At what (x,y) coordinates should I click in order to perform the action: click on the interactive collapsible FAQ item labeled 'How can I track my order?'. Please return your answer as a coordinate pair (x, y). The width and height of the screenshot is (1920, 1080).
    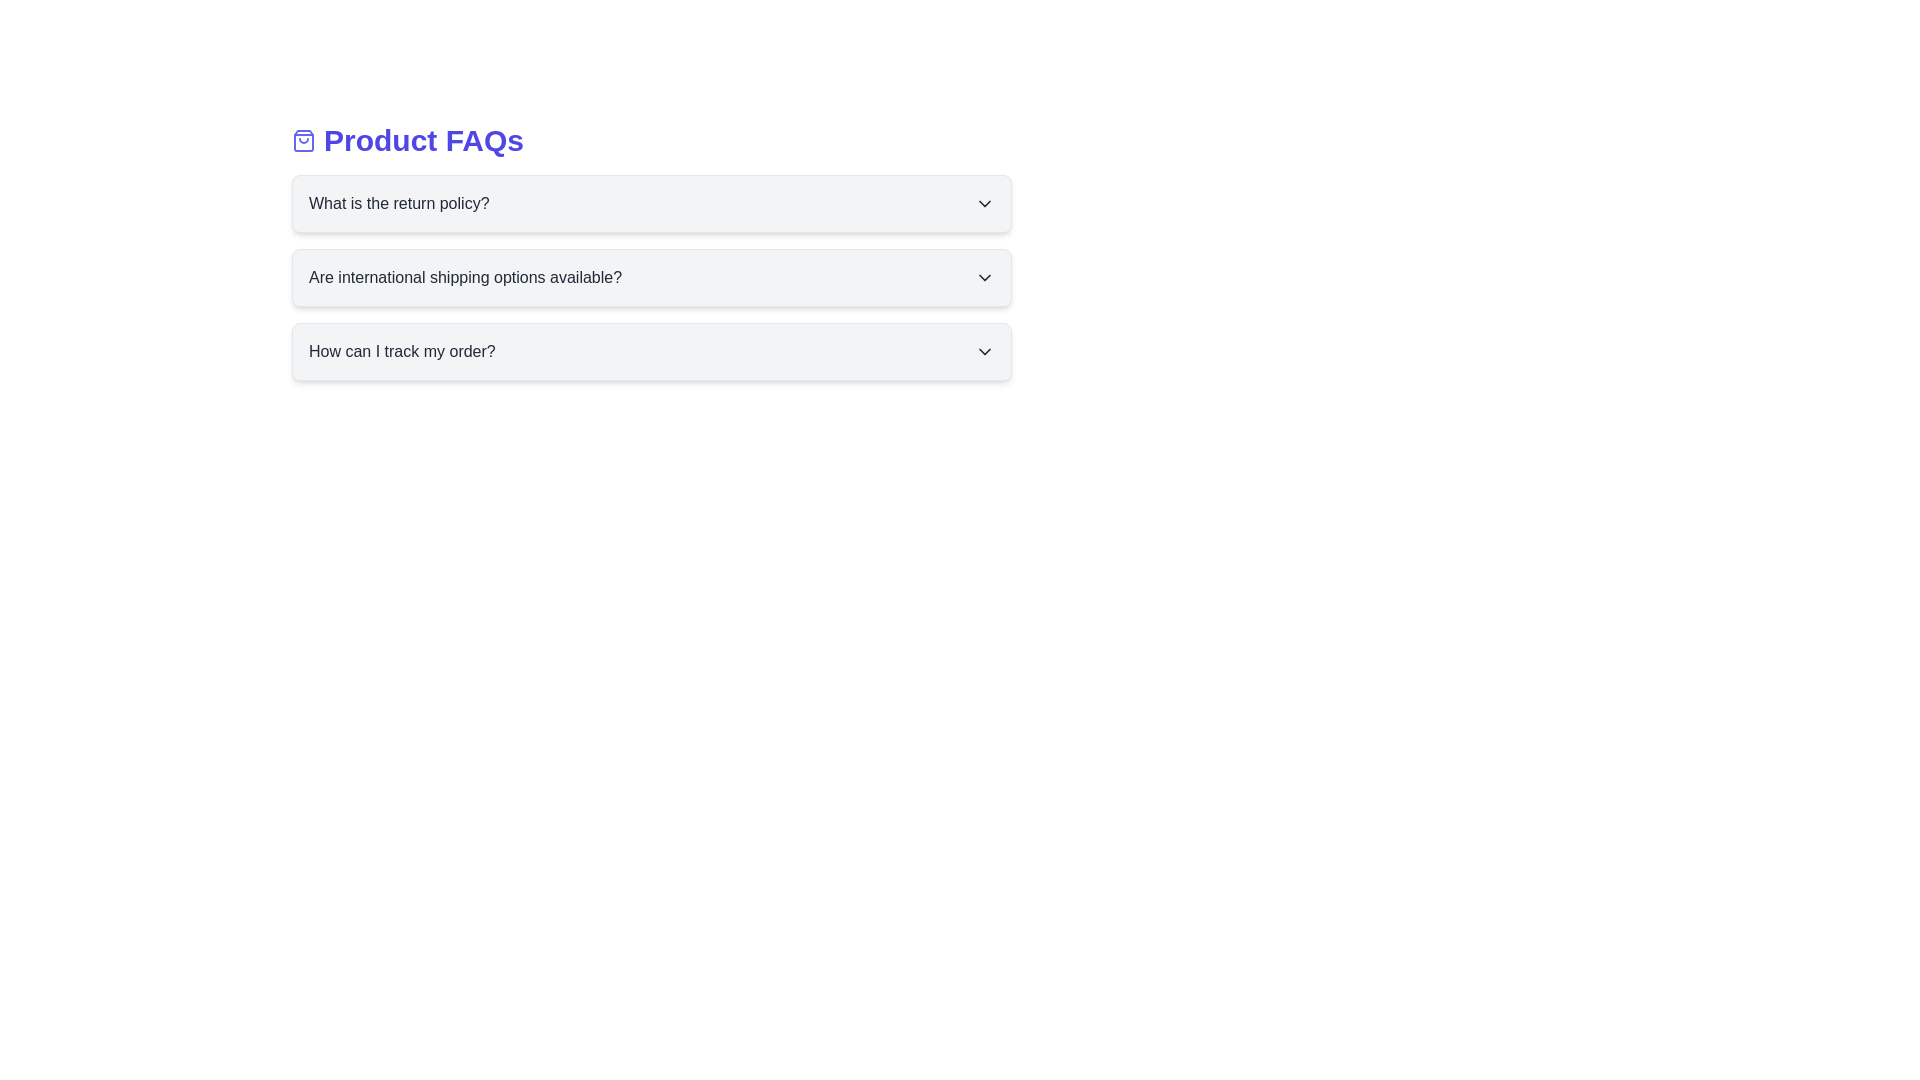
    Looking at the image, I should click on (652, 350).